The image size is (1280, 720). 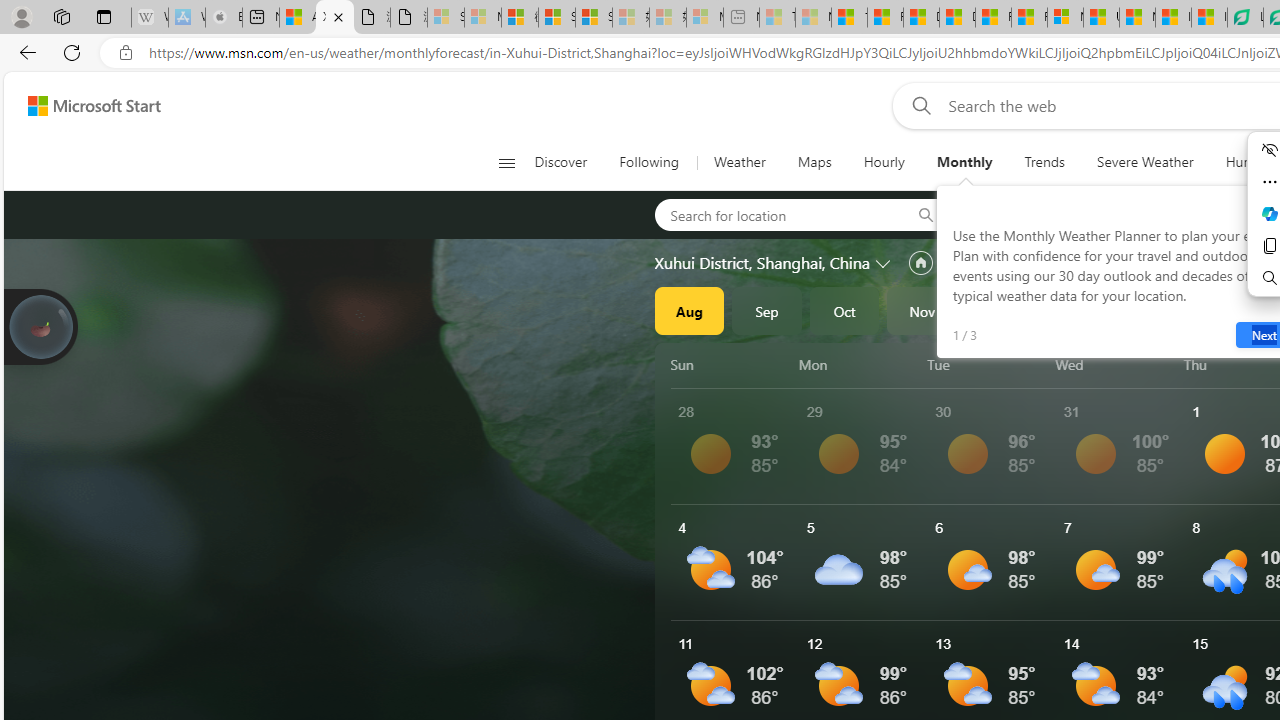 What do you see at coordinates (1145, 162) in the screenshot?
I see `'Severe Weather'` at bounding box center [1145, 162].